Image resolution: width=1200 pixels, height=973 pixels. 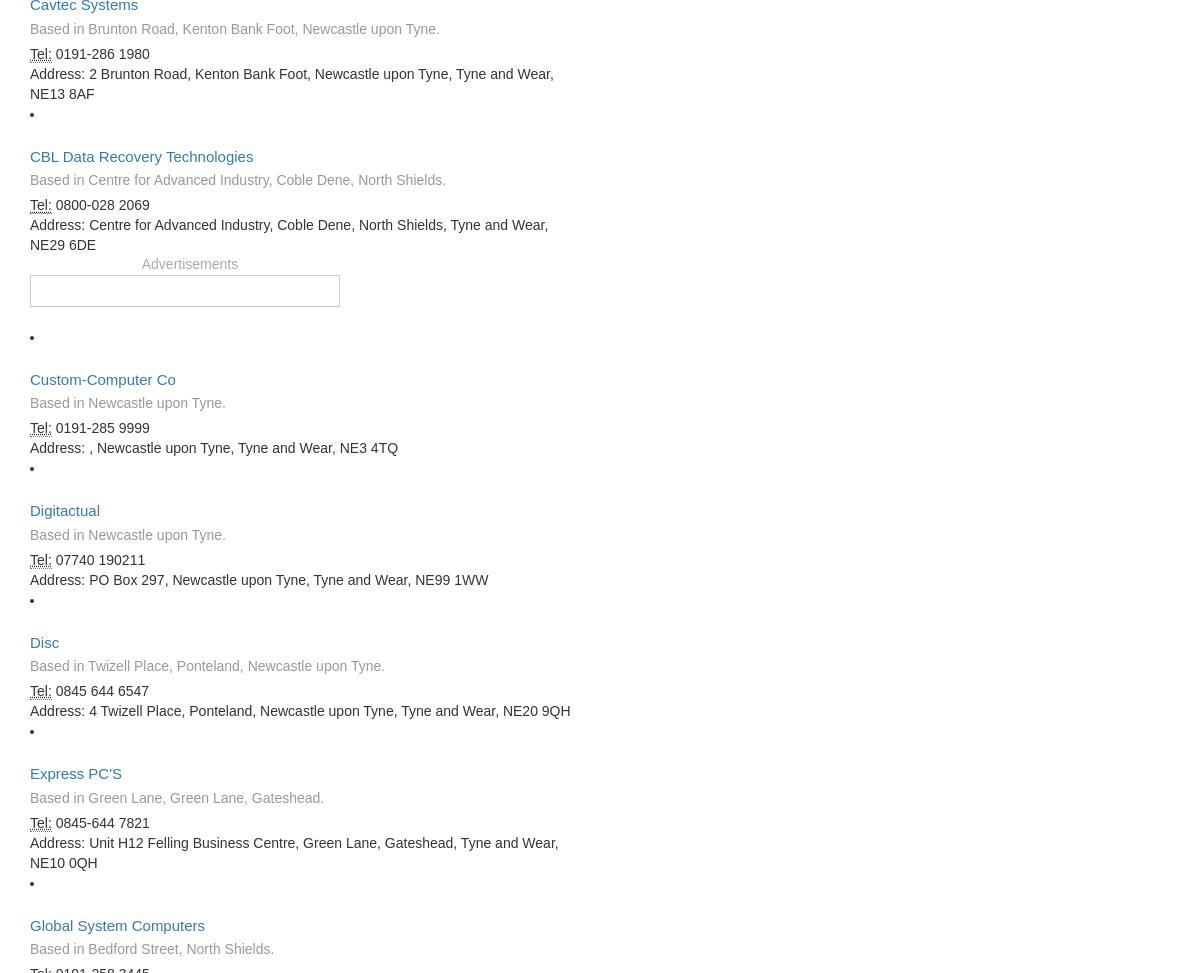 What do you see at coordinates (51, 205) in the screenshot?
I see `'0800-028 2069'` at bounding box center [51, 205].